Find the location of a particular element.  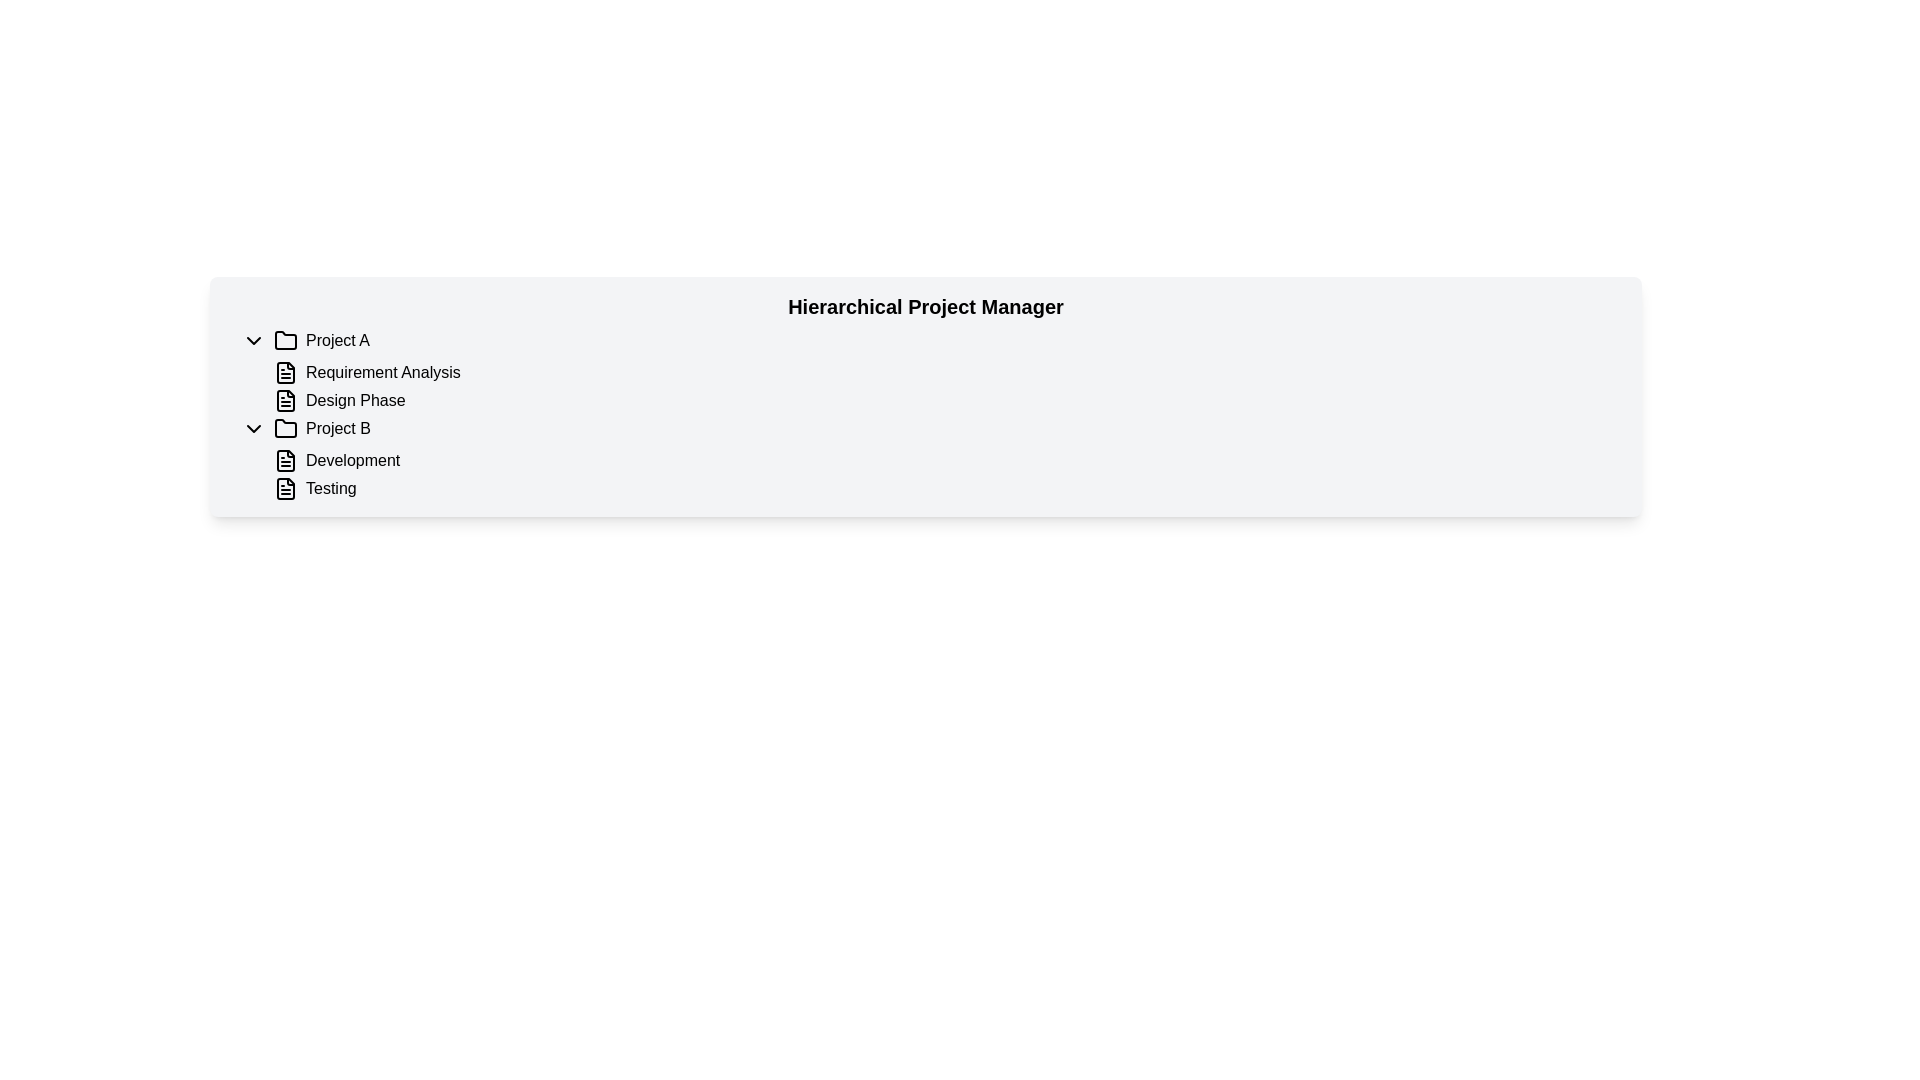

the label representing 'Requirement Analysis' under 'Project A' is located at coordinates (355, 401).